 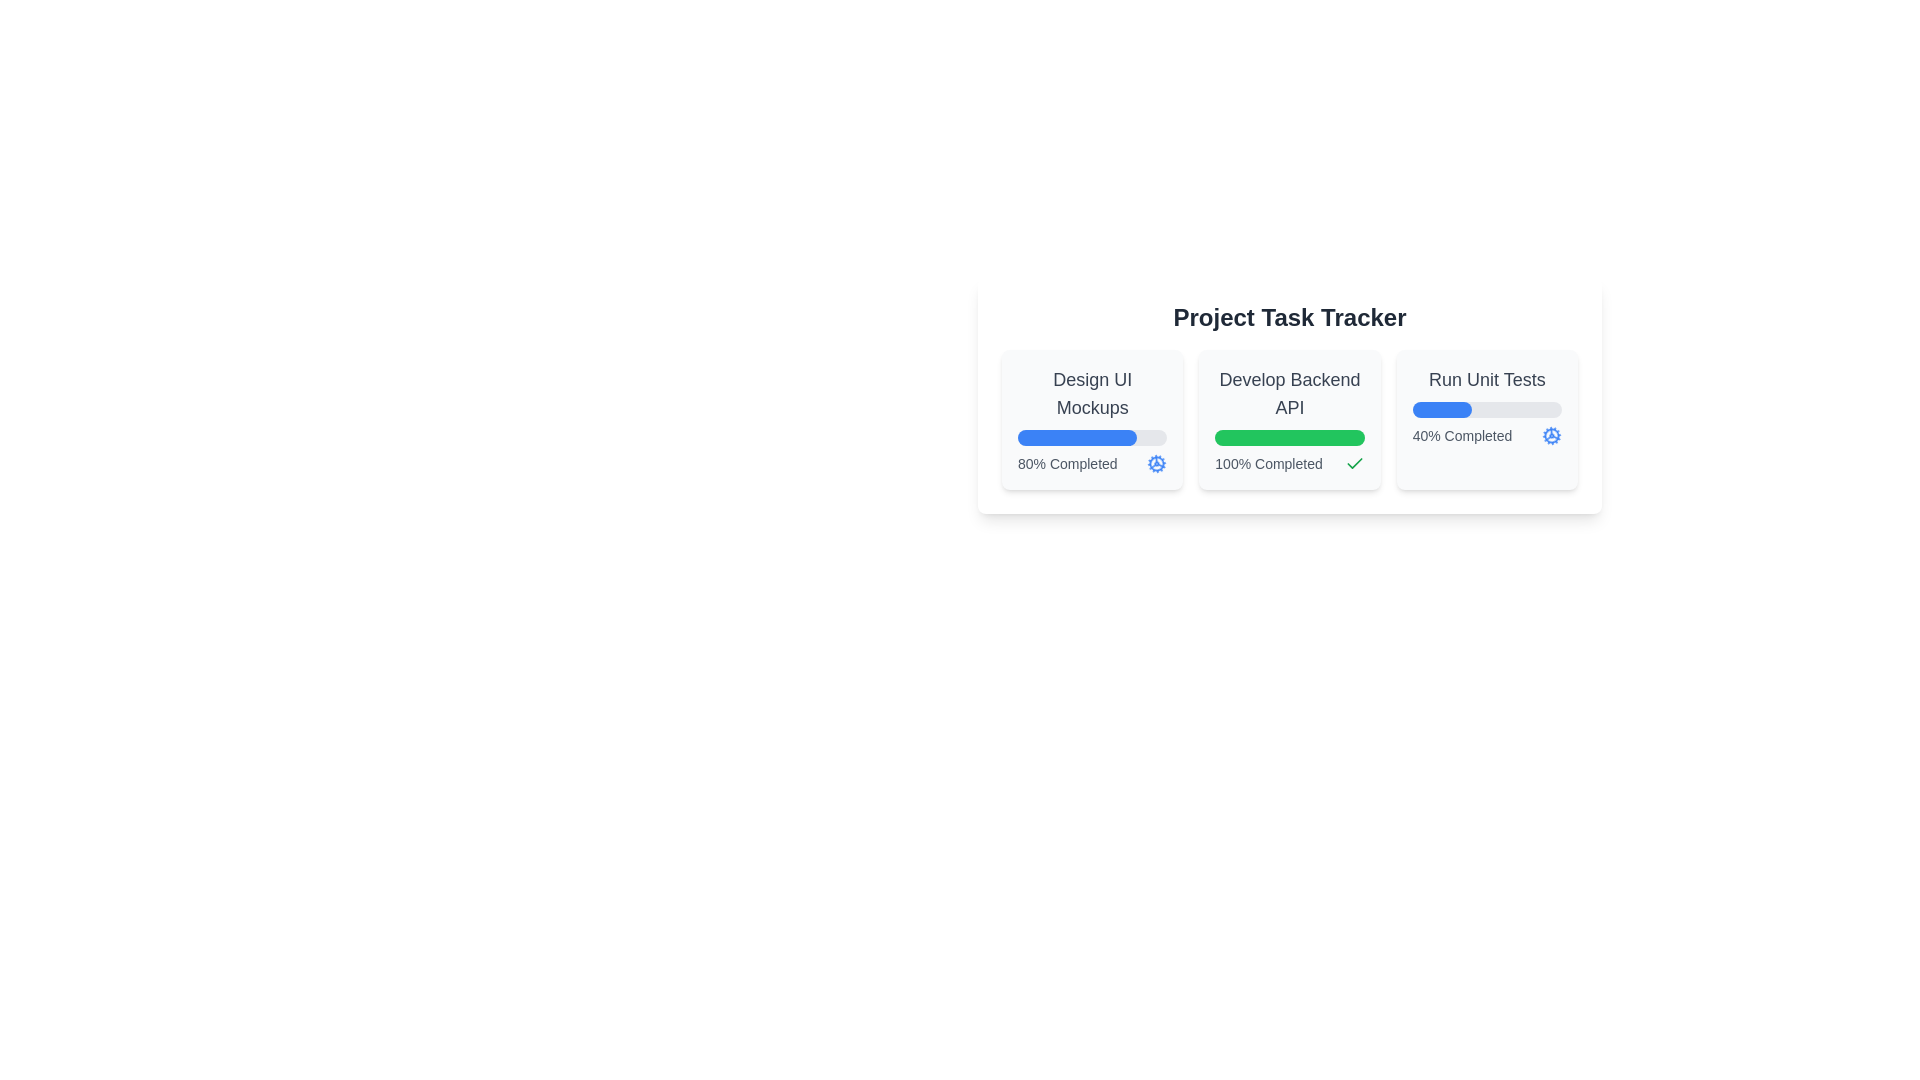 What do you see at coordinates (1354, 463) in the screenshot?
I see `green checkmark icon located inside the 'Develop Backend API' progress tracker item, which indicates '100% Completed'` at bounding box center [1354, 463].